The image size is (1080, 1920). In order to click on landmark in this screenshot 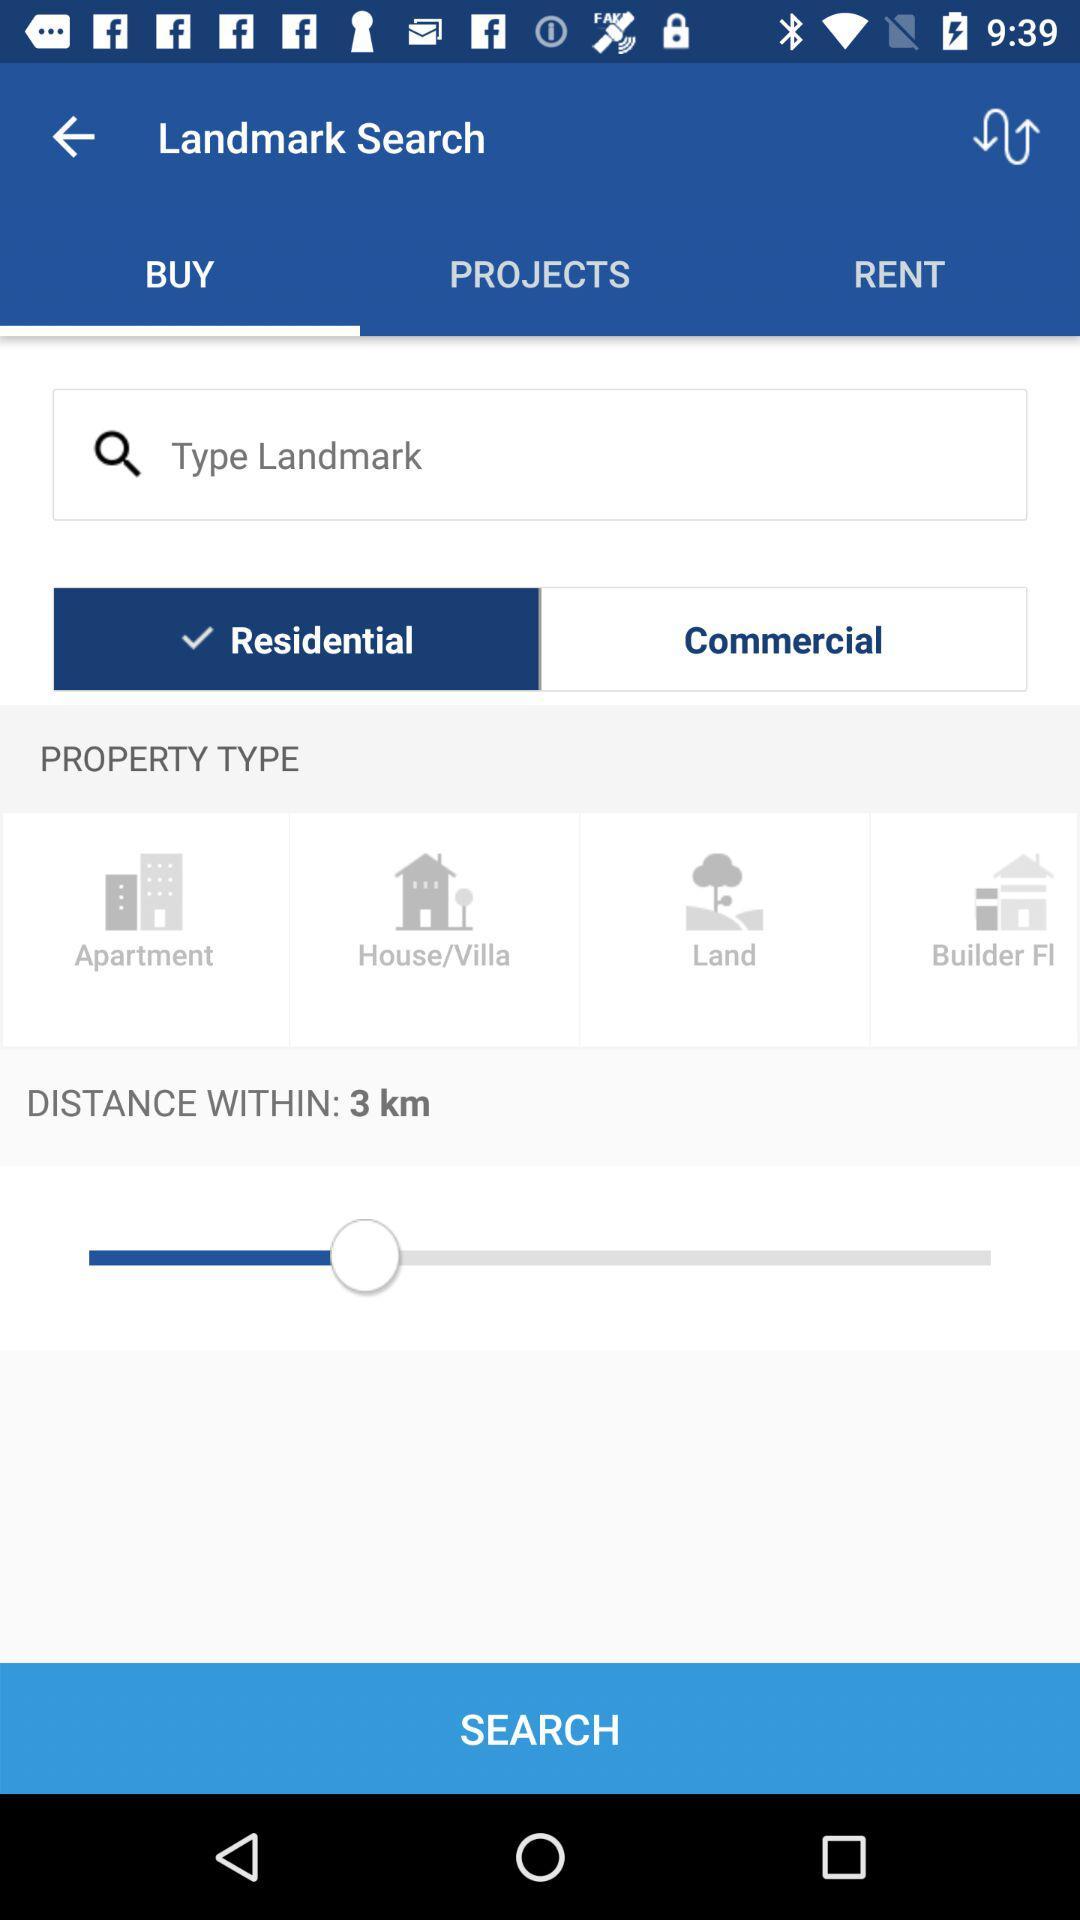, I will do `click(540, 453)`.